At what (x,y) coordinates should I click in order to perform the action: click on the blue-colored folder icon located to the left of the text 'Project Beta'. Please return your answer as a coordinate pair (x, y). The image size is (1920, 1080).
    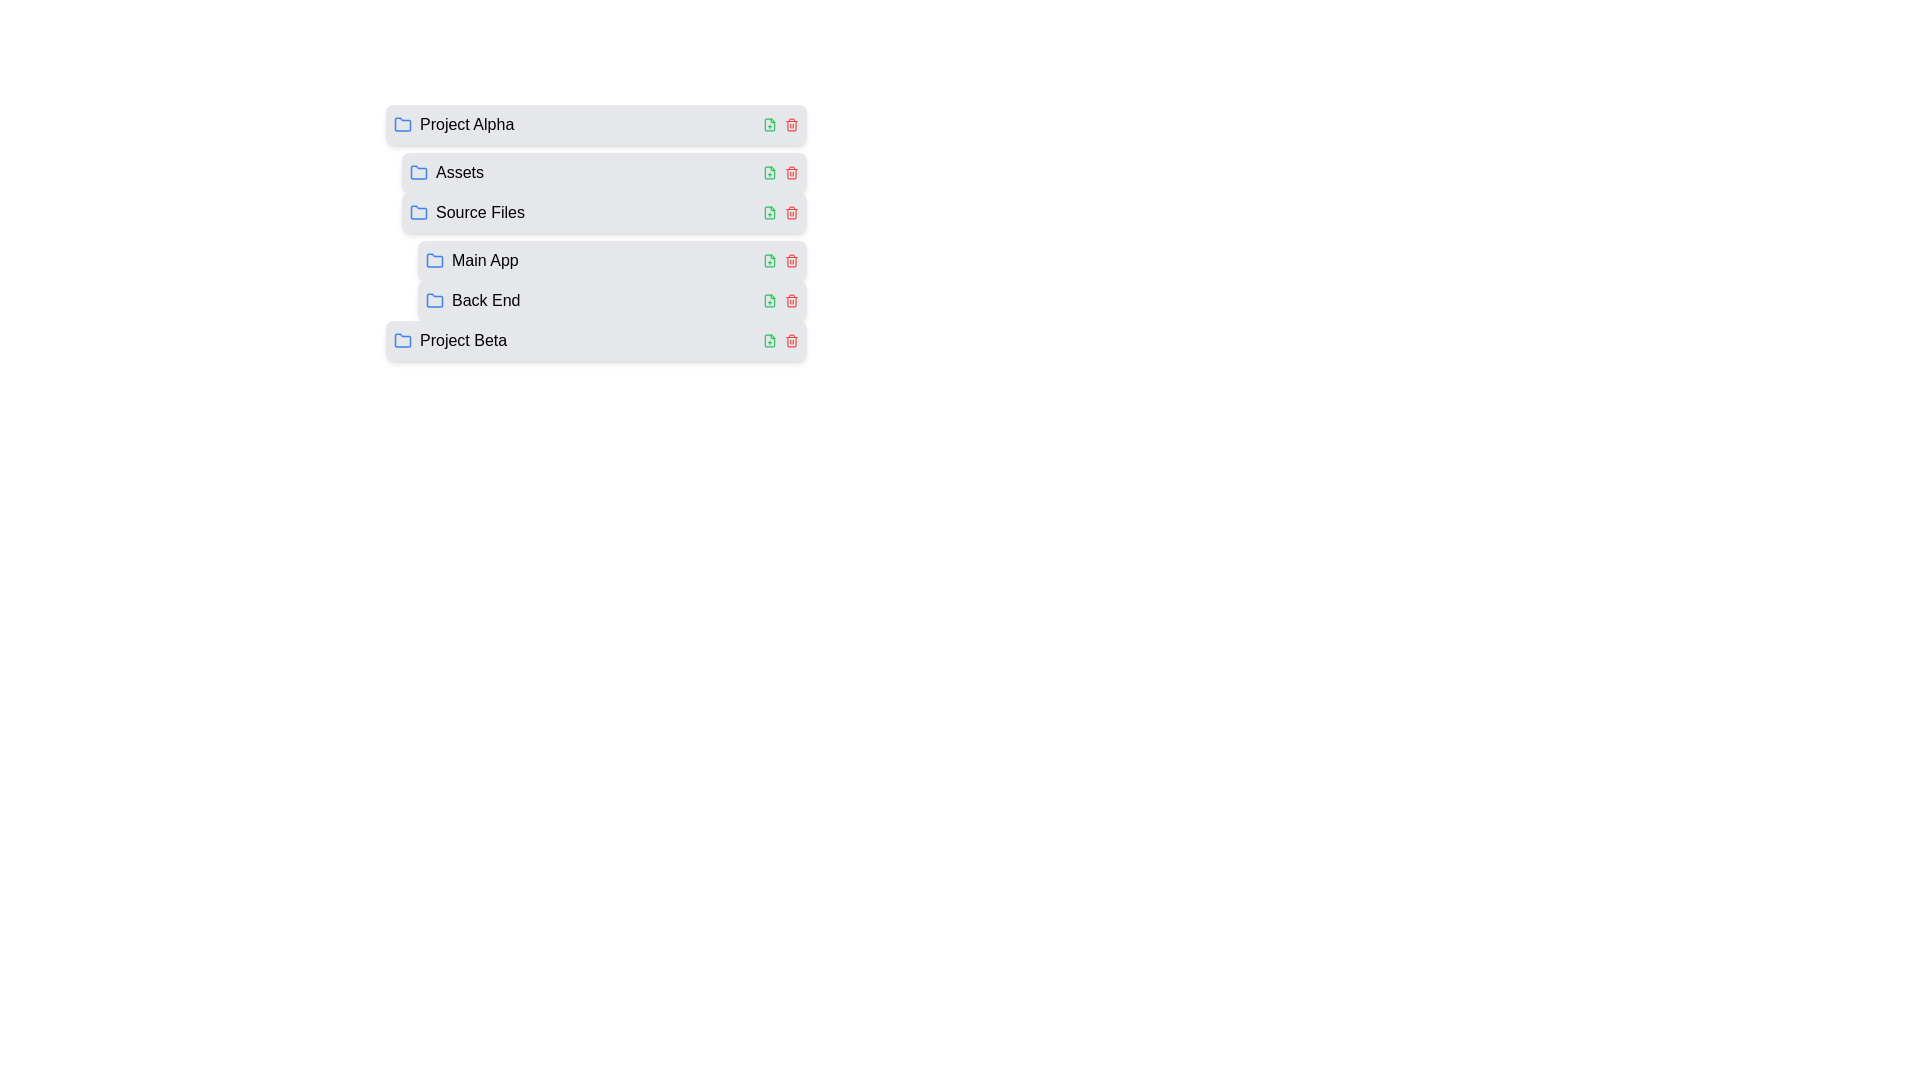
    Looking at the image, I should click on (402, 339).